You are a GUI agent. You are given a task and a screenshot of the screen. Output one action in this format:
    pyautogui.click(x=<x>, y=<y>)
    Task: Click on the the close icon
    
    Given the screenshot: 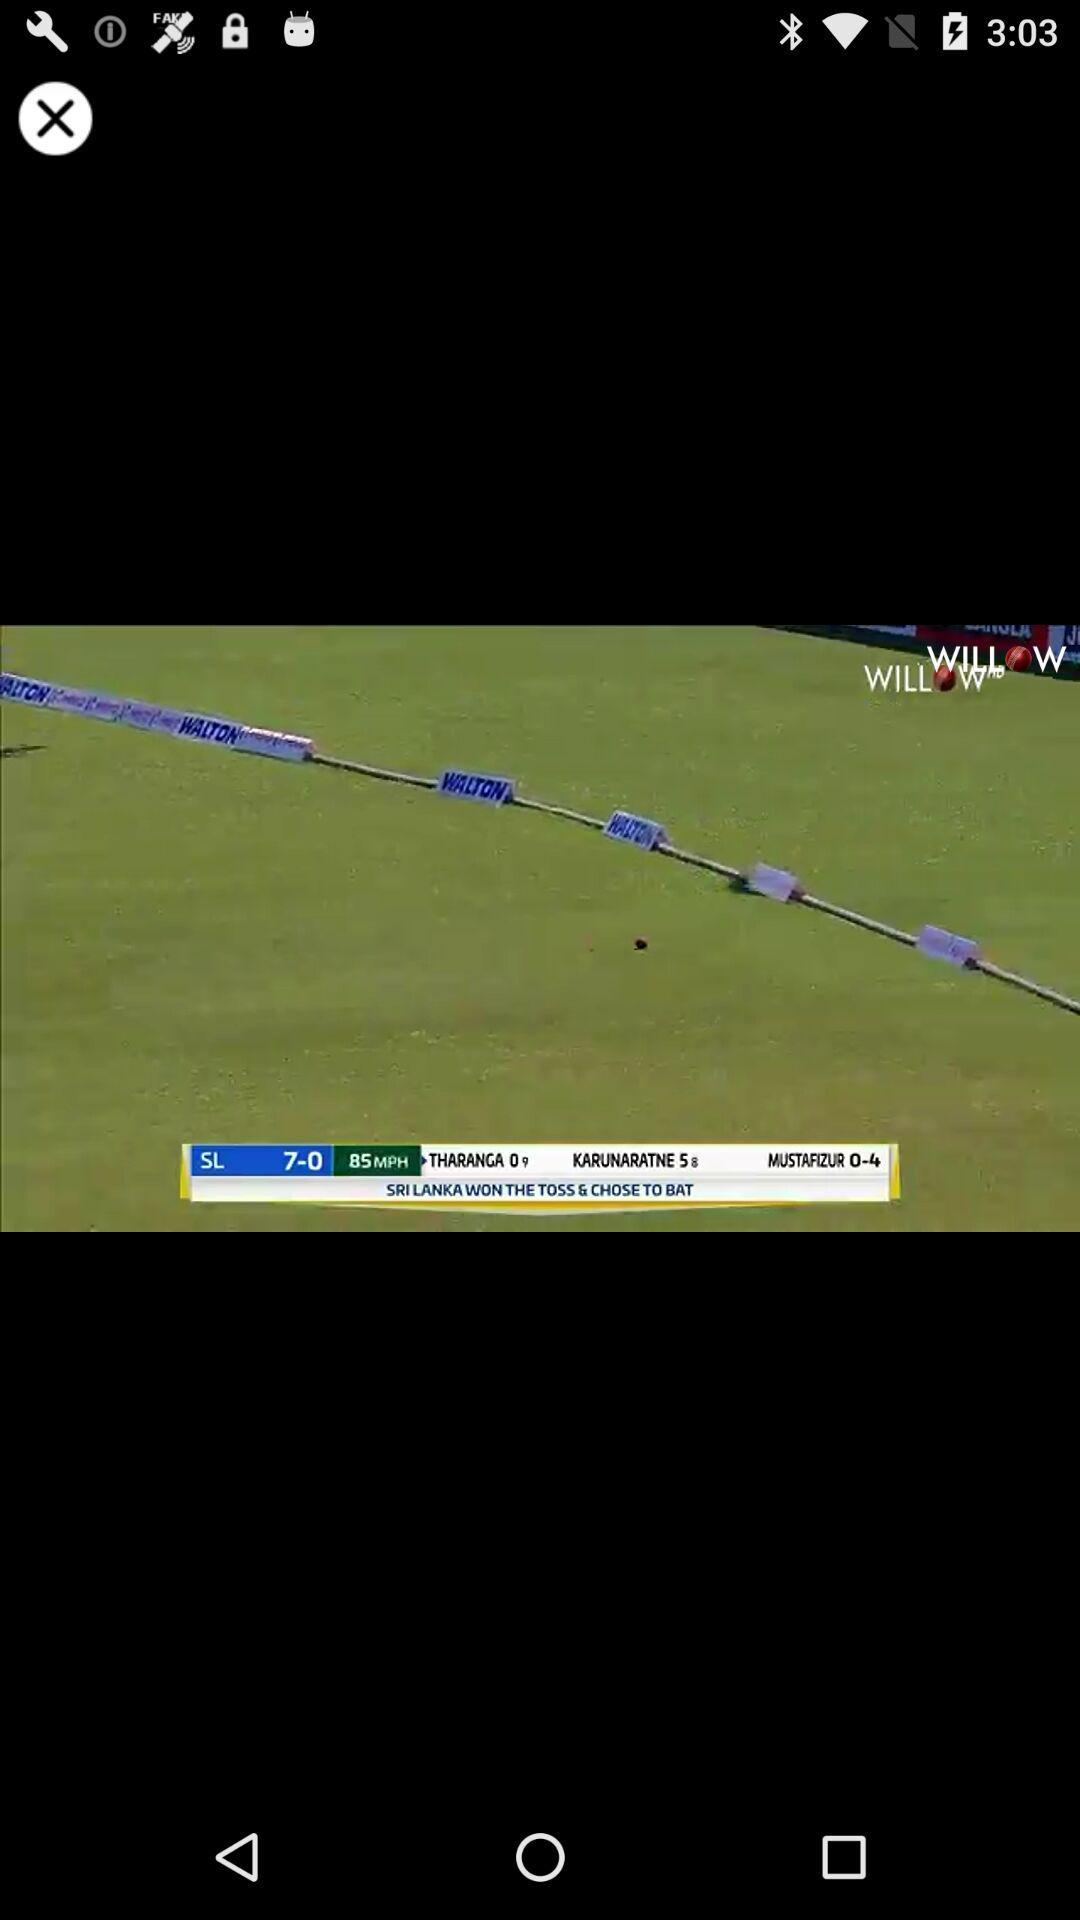 What is the action you would take?
    pyautogui.click(x=54, y=125)
    